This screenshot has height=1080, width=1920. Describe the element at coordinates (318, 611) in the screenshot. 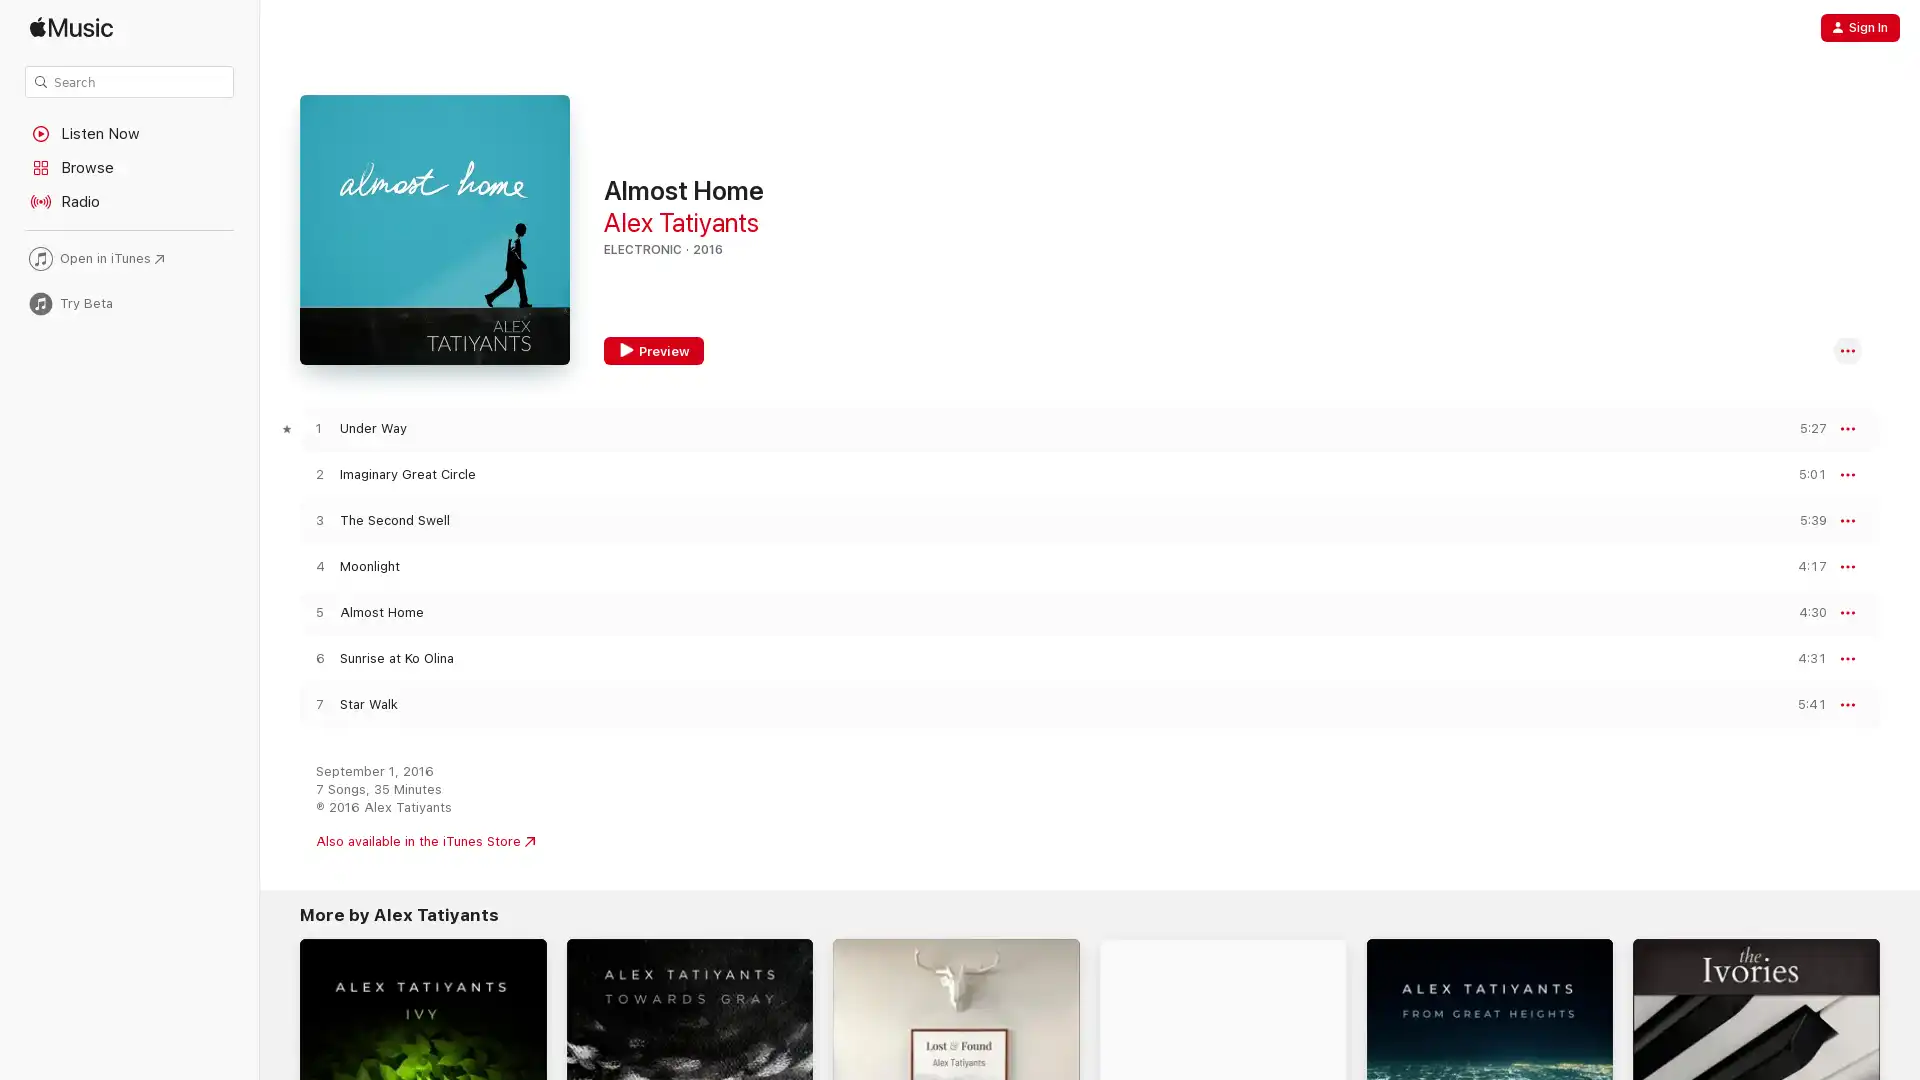

I see `Play` at that location.